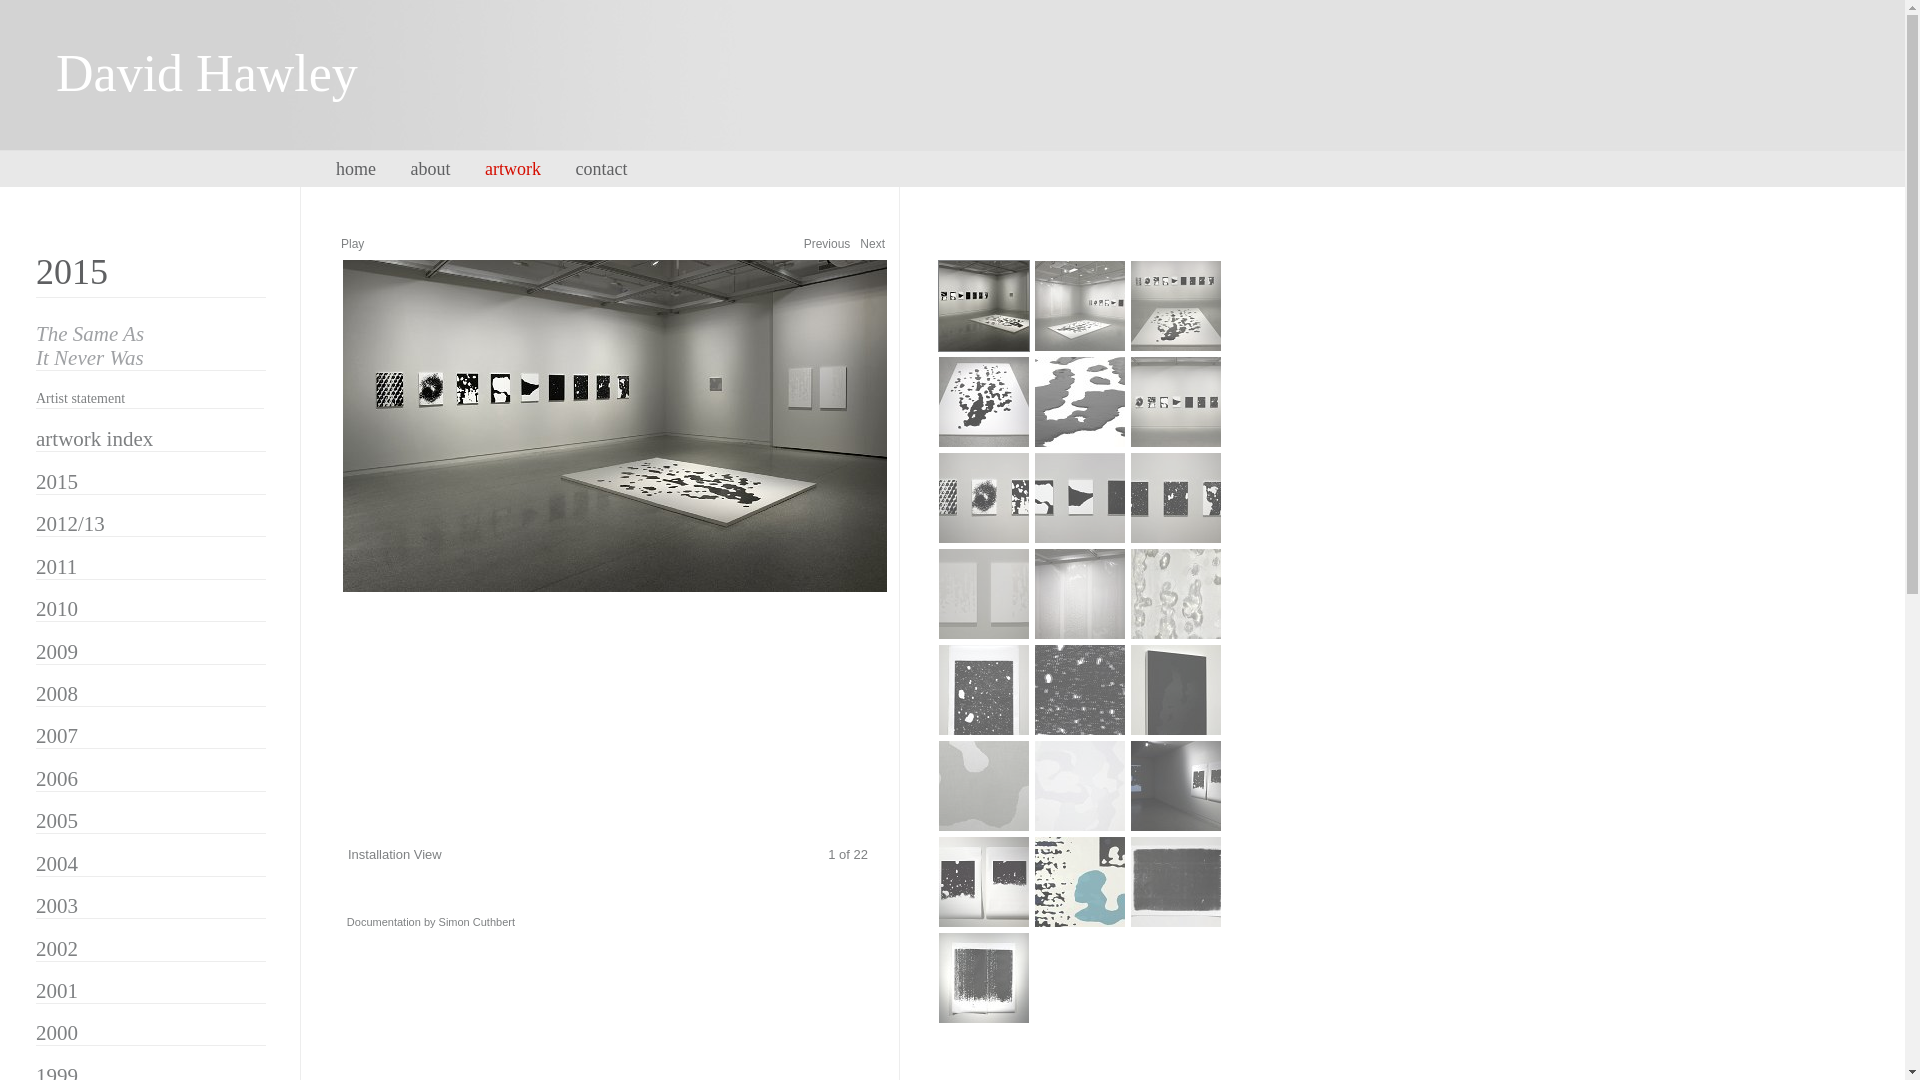 This screenshot has width=1920, height=1080. Describe the element at coordinates (57, 991) in the screenshot. I see `'2001'` at that location.